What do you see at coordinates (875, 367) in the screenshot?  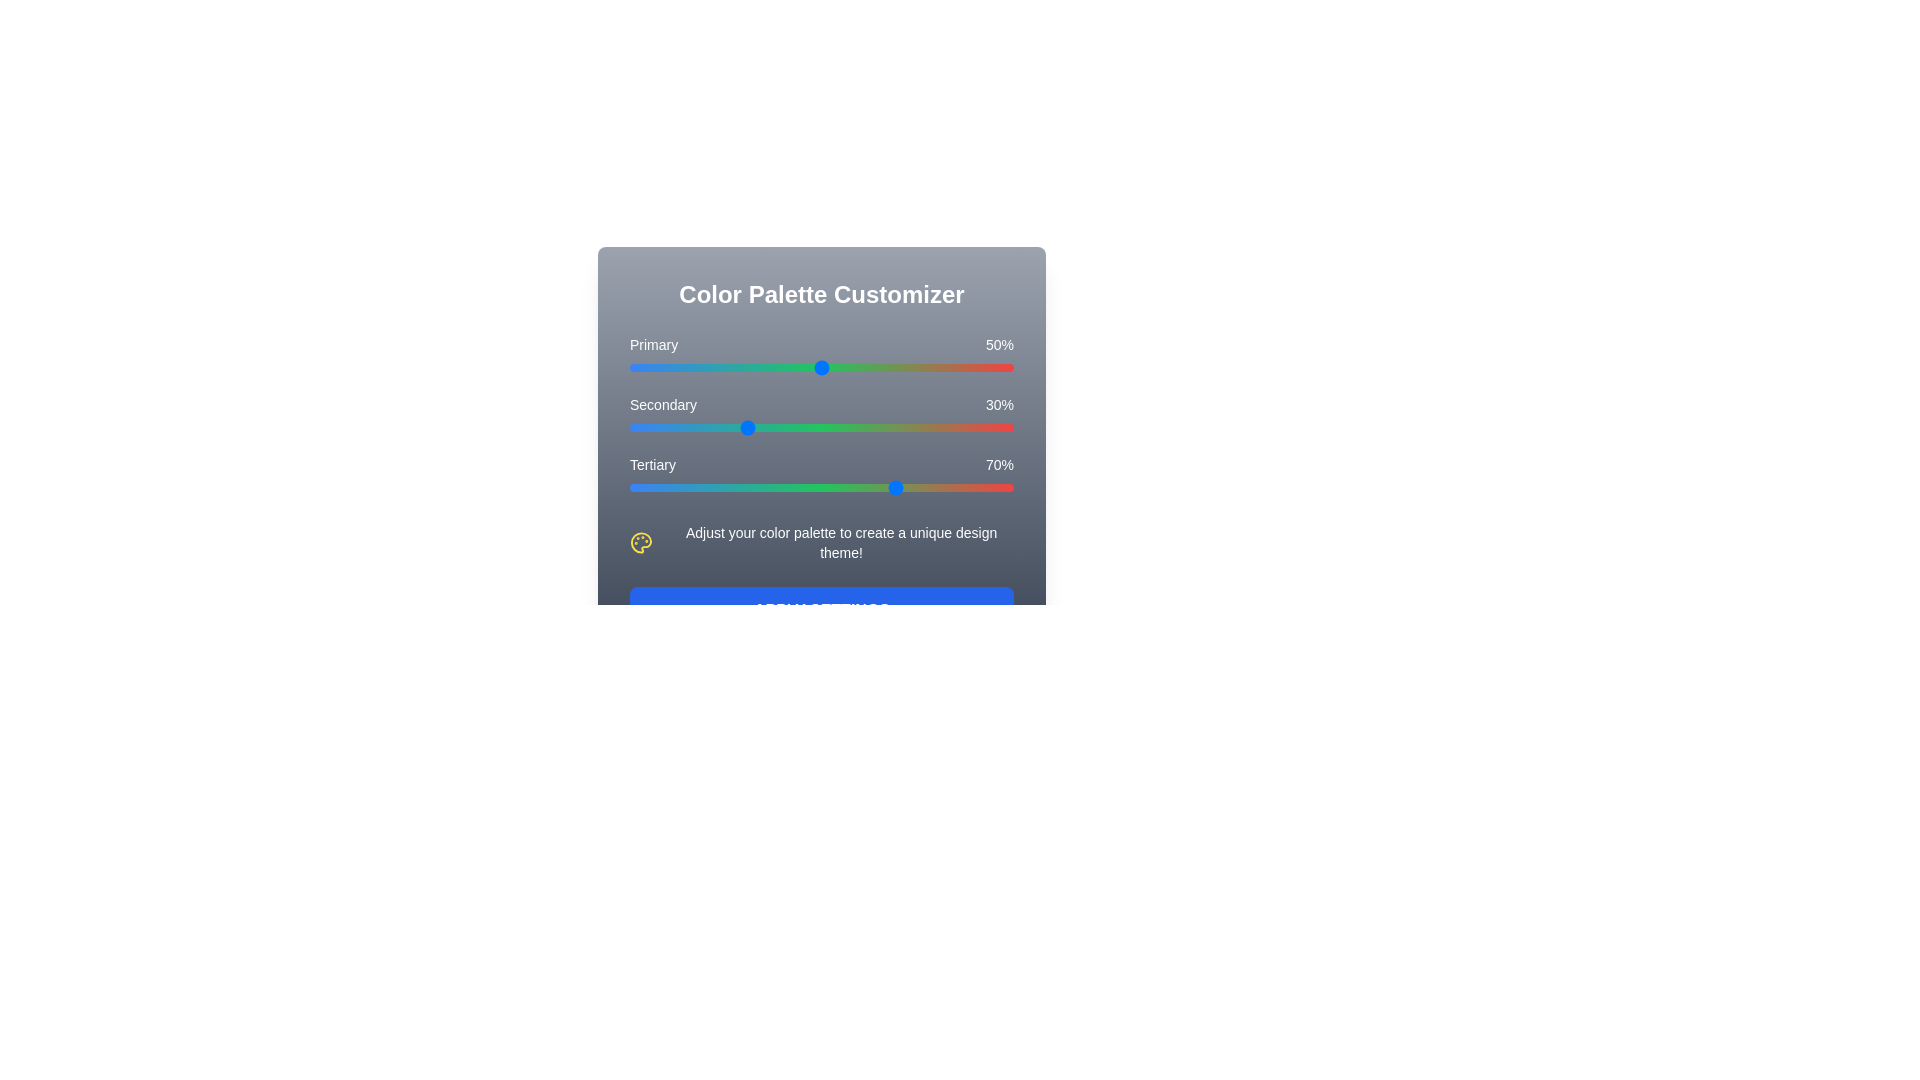 I see `the primary color intensity` at bounding box center [875, 367].